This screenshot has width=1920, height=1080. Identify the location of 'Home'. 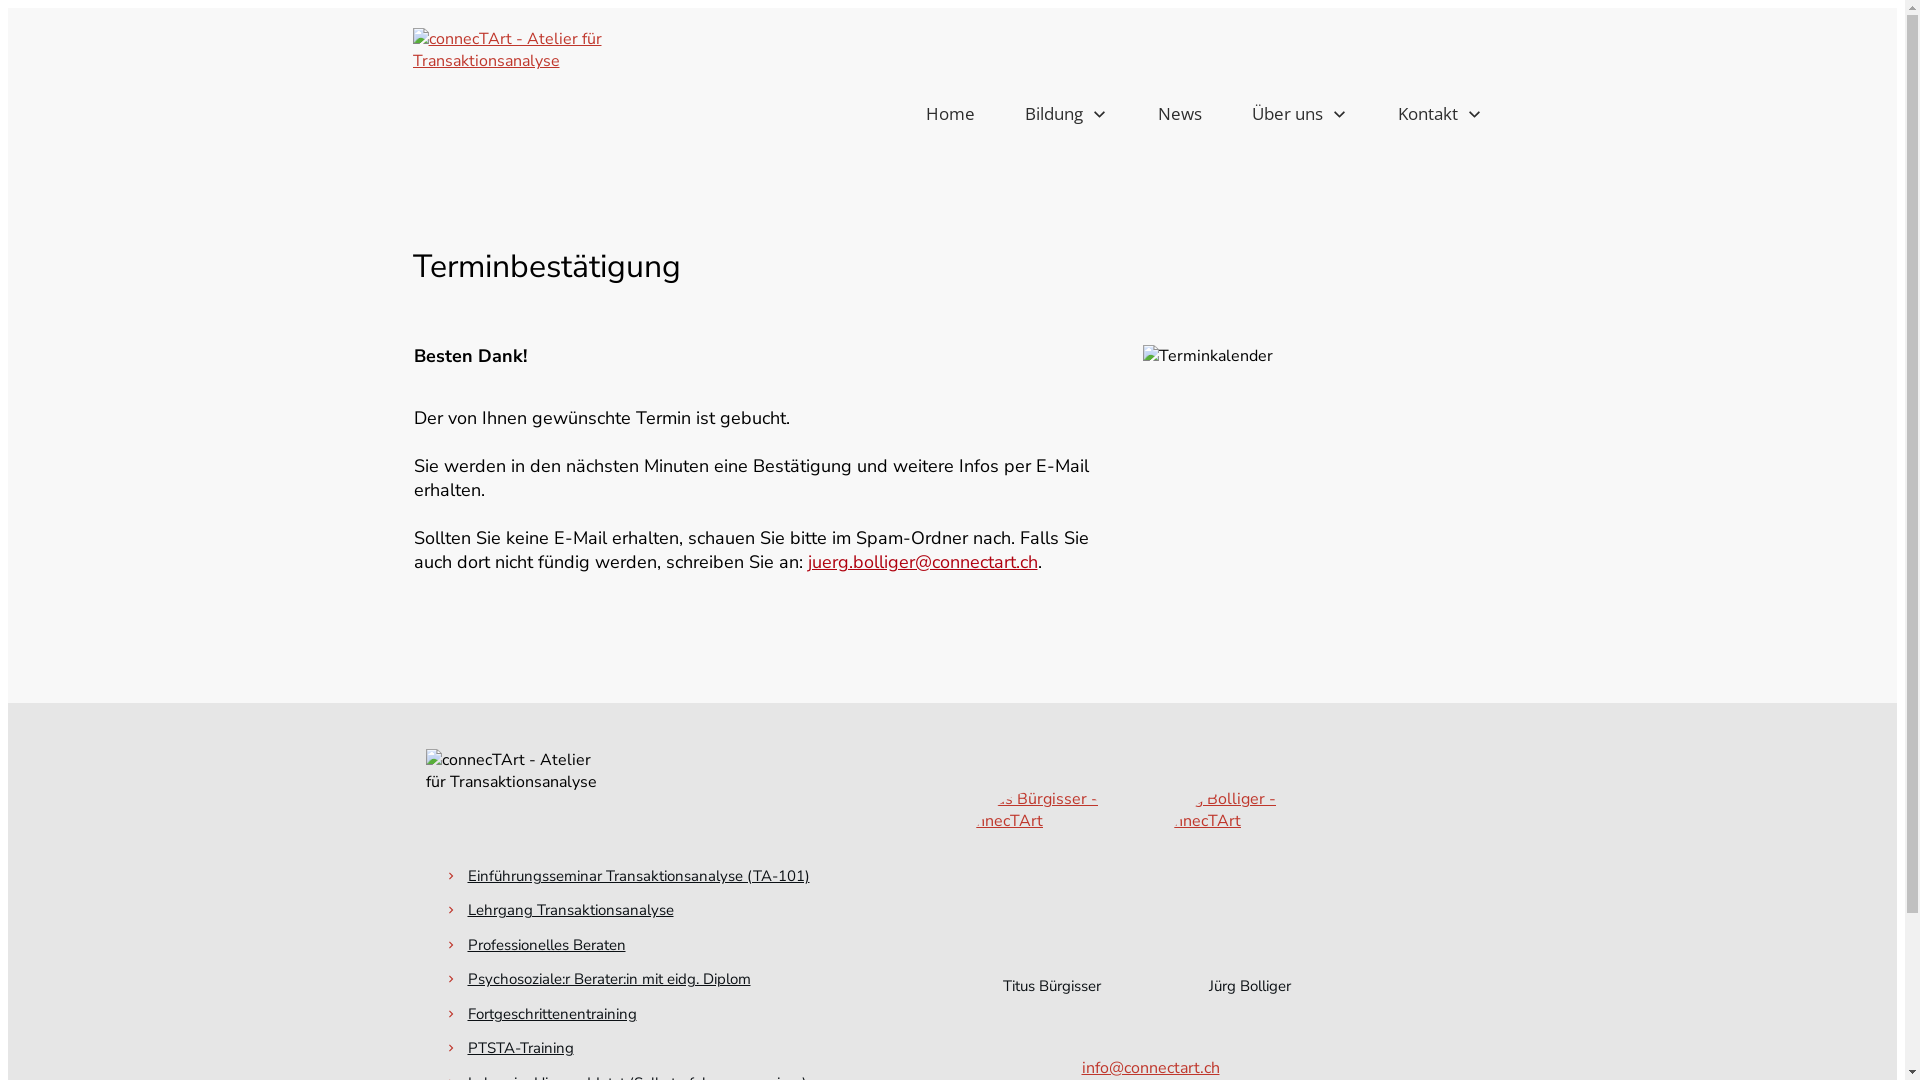
(949, 114).